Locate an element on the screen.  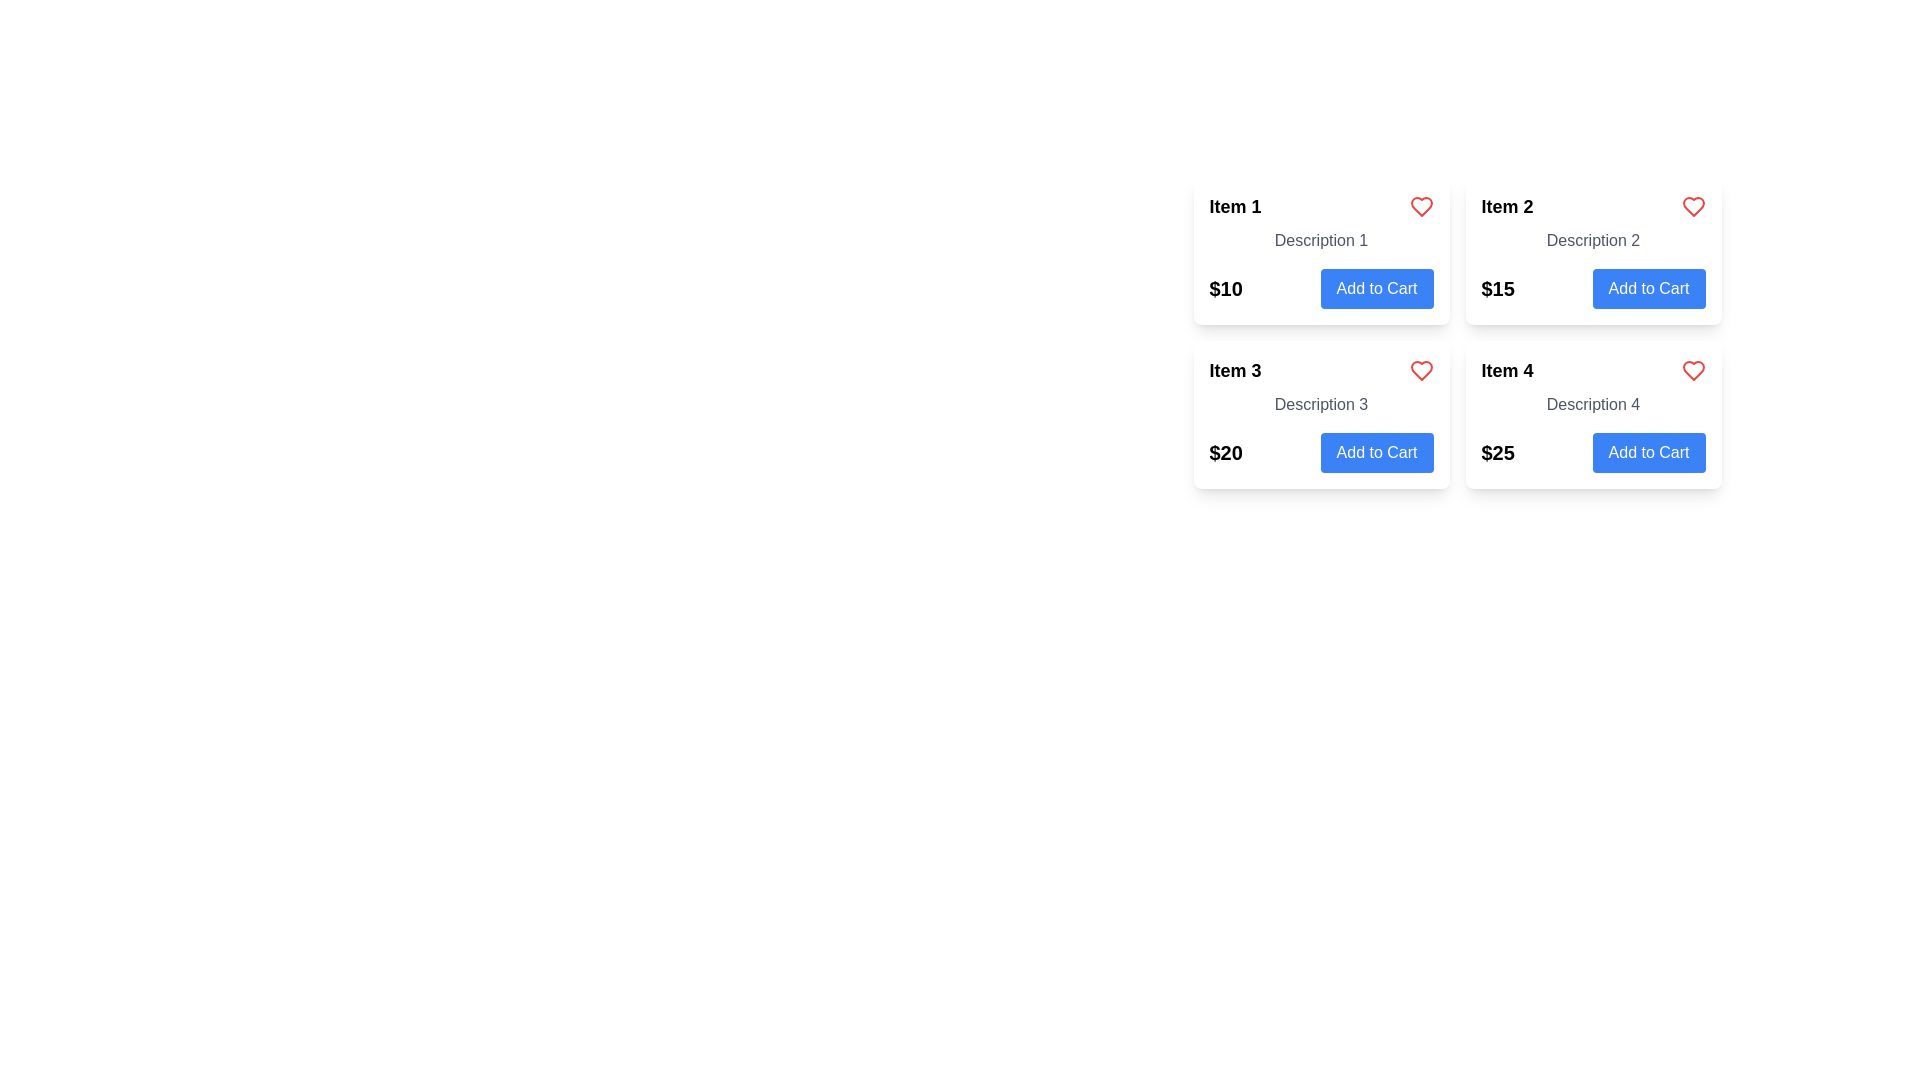
the favorite selection icon located in the top-right corner of the box for 'Item 2' is located at coordinates (1692, 207).